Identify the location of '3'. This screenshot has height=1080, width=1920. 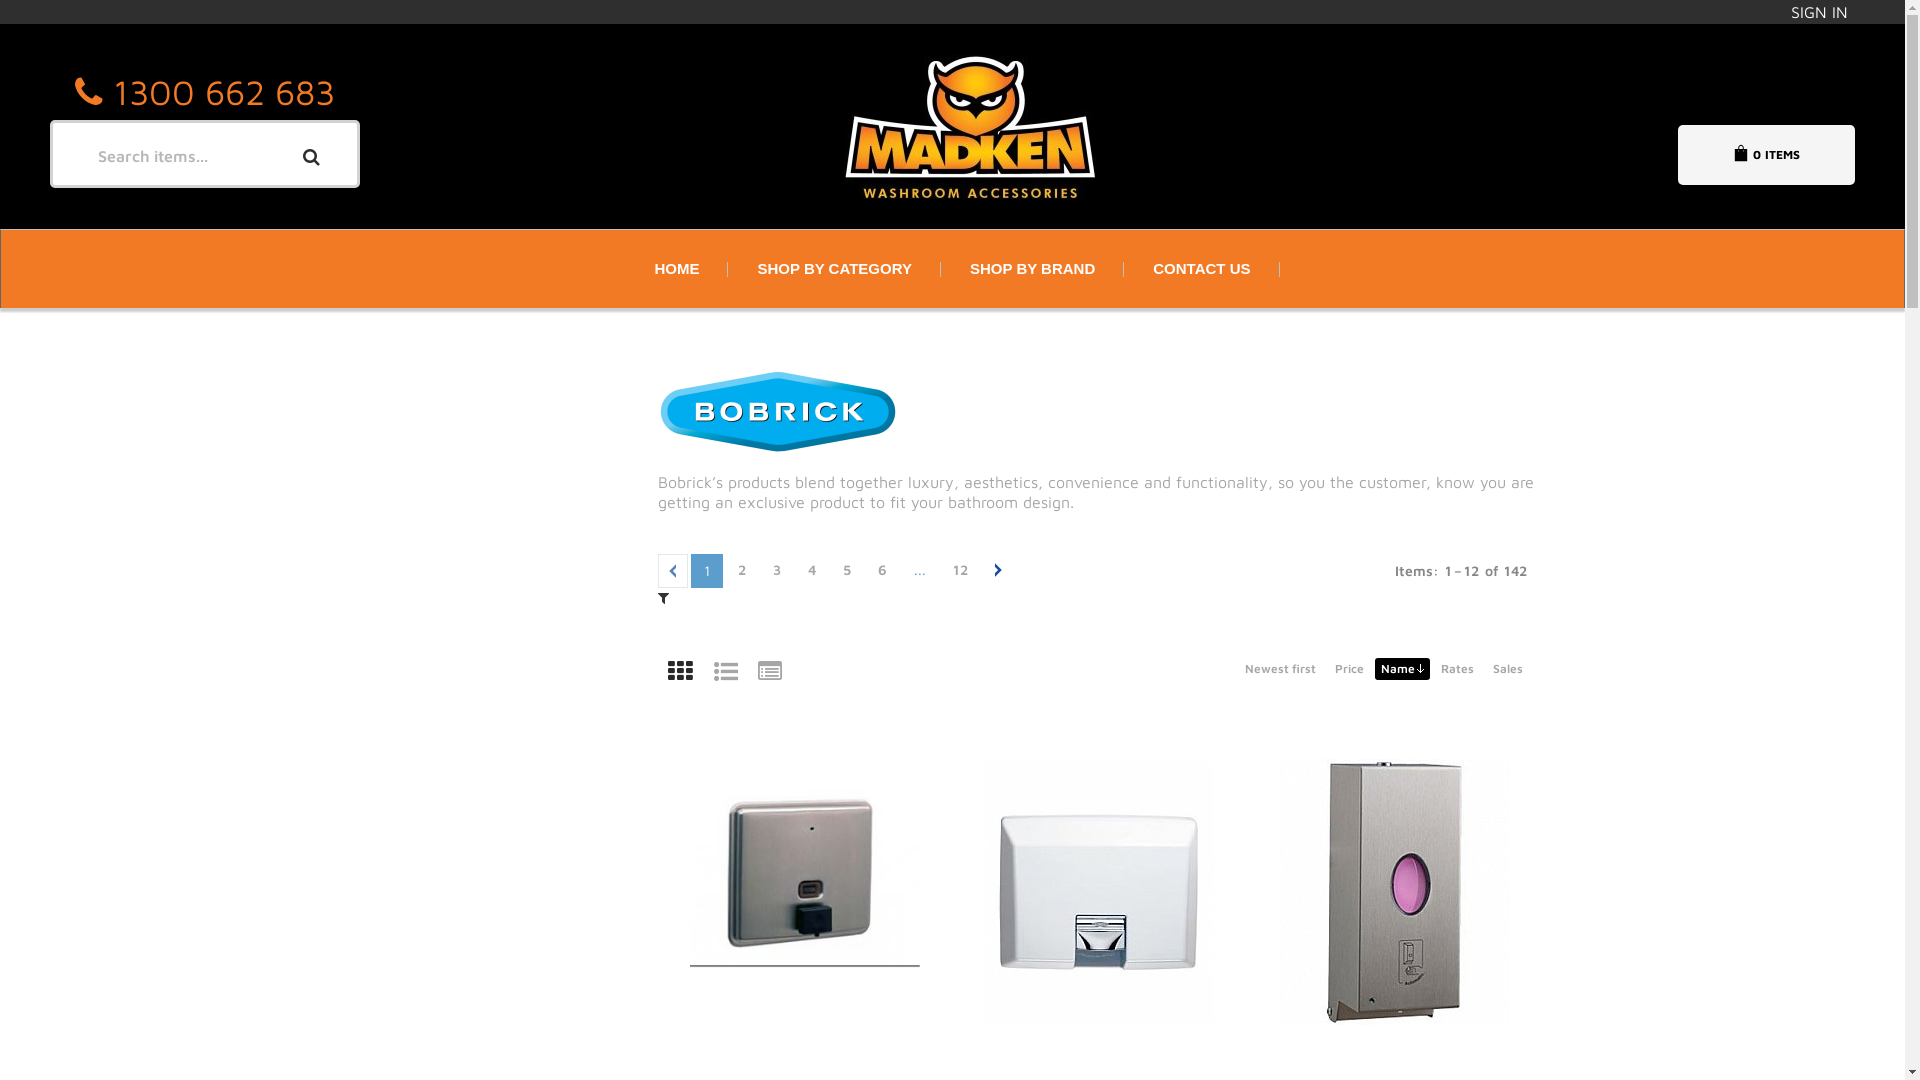
(775, 570).